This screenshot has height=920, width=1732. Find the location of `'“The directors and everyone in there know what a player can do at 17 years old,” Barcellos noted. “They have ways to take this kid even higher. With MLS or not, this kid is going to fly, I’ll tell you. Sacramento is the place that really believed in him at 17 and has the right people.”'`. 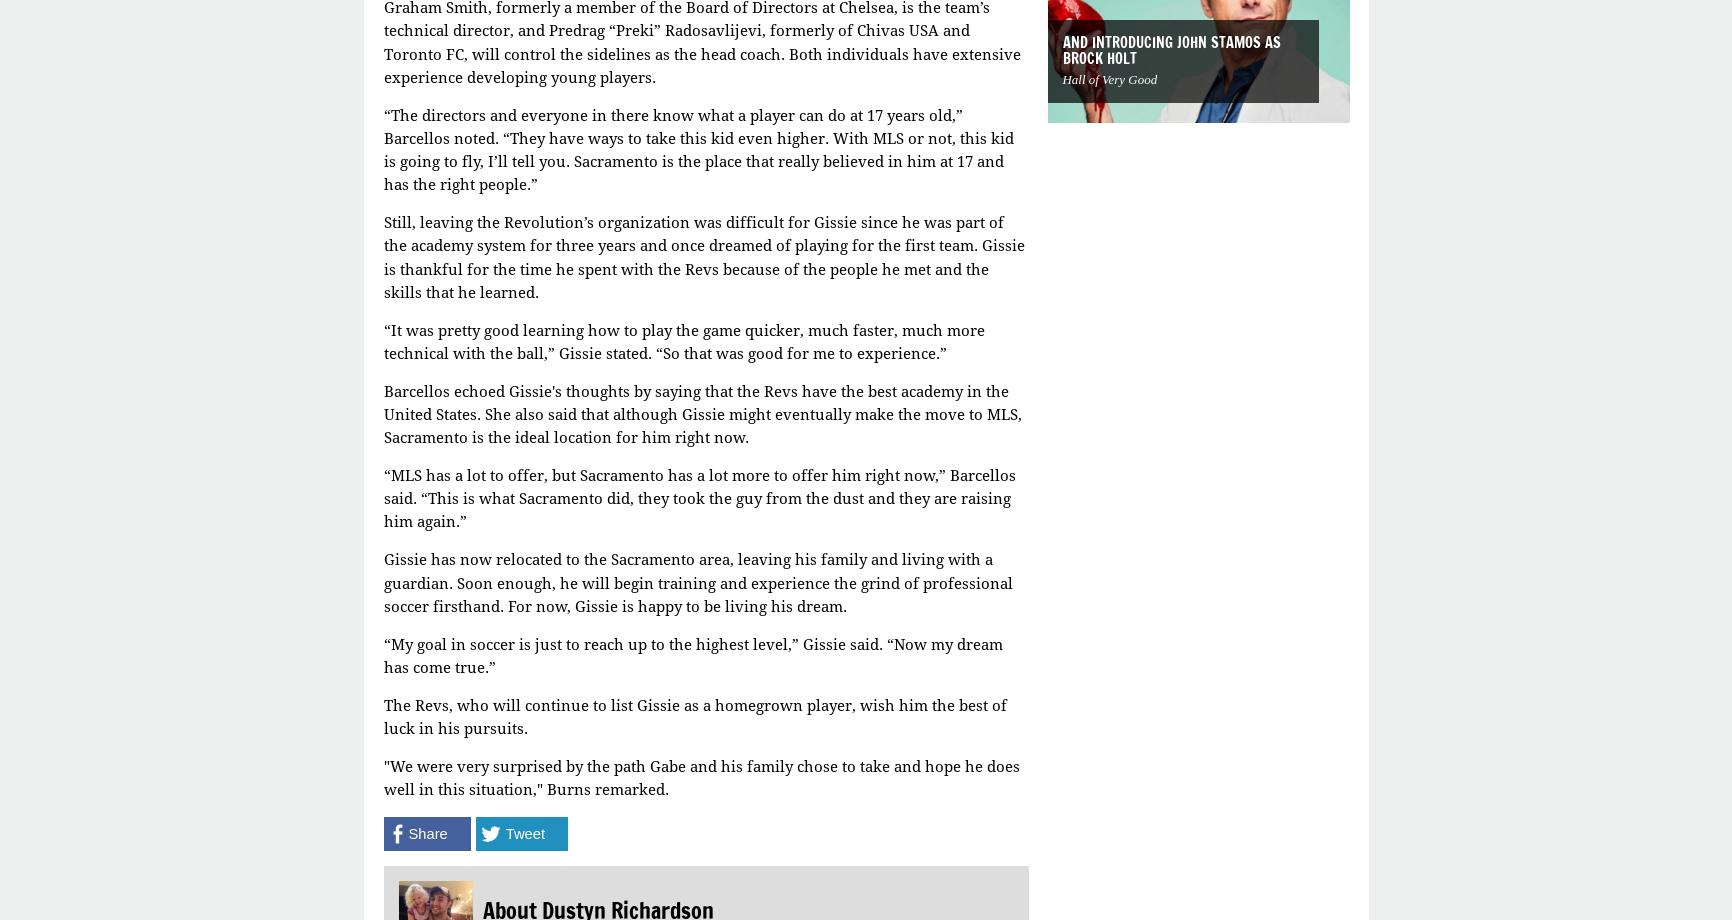

'“The directors and everyone in there know what a player can do at 17 years old,” Barcellos noted. “They have ways to take this kid even higher. With MLS or not, this kid is going to fly, I’ll tell you. Sacramento is the place that really believed in him at 17 and has the right people.”' is located at coordinates (696, 148).